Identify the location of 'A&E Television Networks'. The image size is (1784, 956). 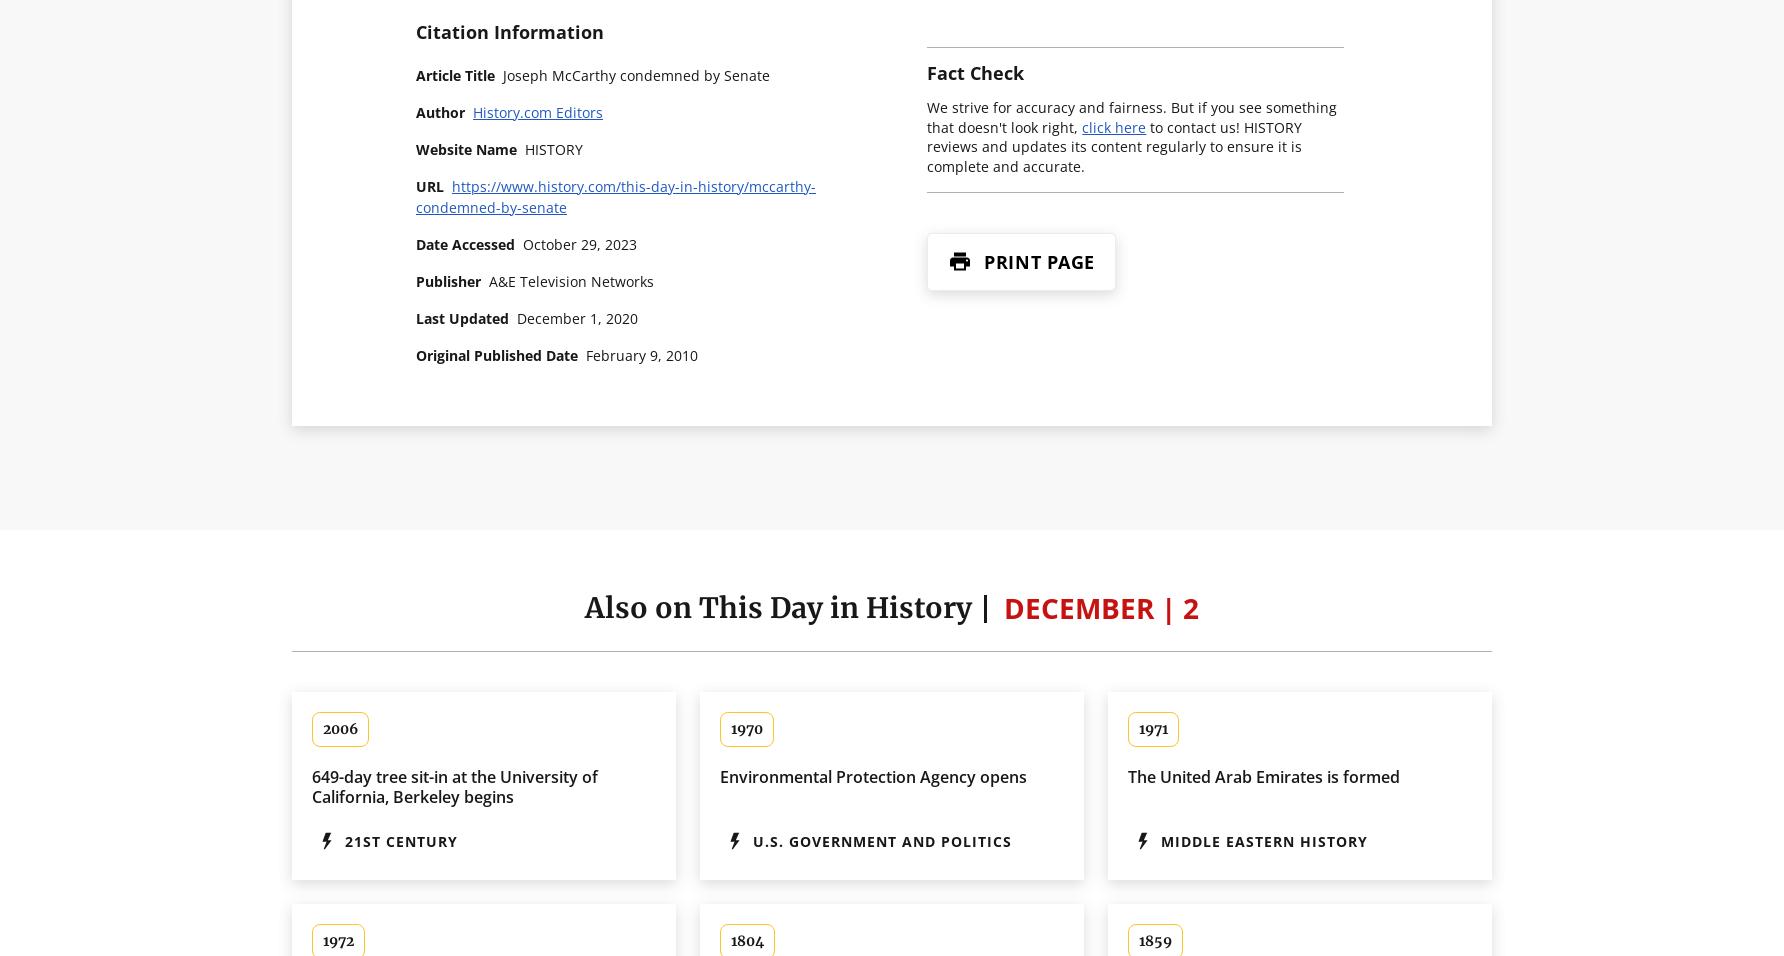
(570, 280).